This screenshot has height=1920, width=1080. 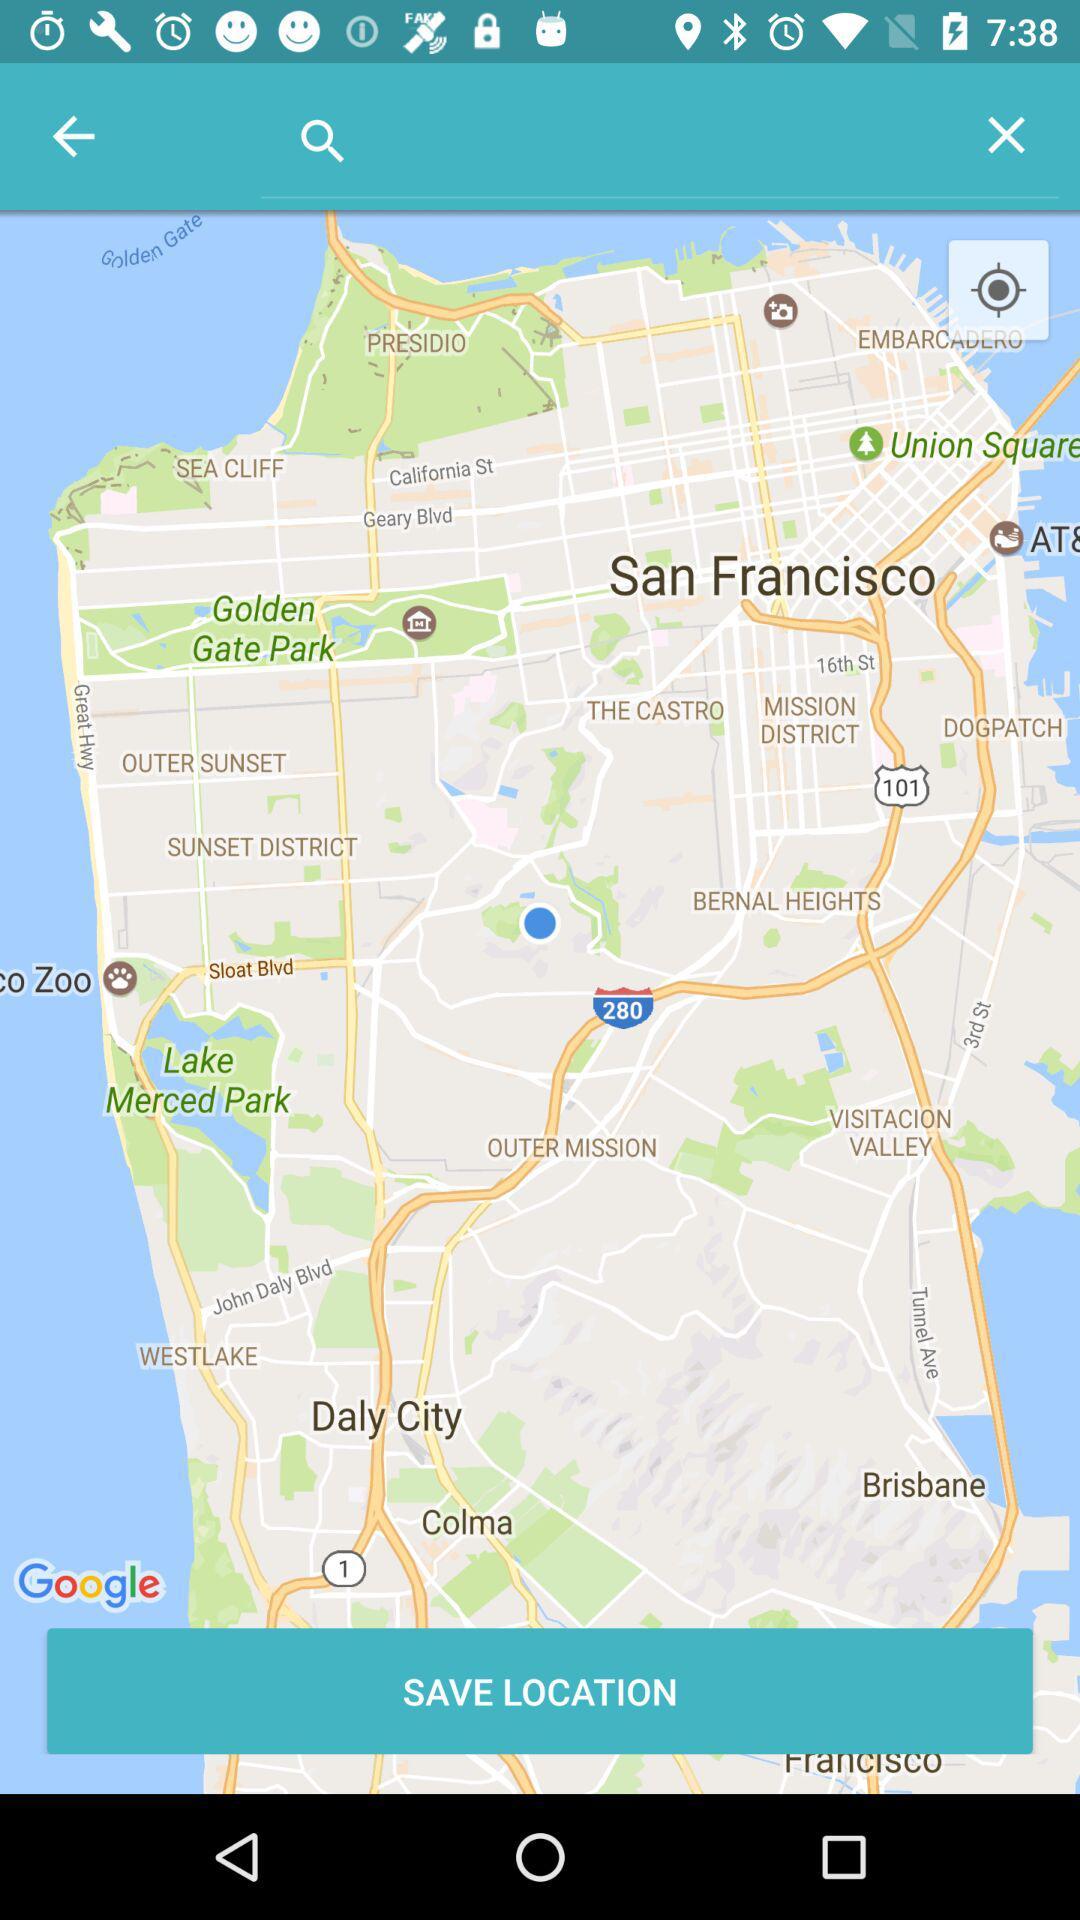 What do you see at coordinates (998, 290) in the screenshot?
I see `item above save location item` at bounding box center [998, 290].